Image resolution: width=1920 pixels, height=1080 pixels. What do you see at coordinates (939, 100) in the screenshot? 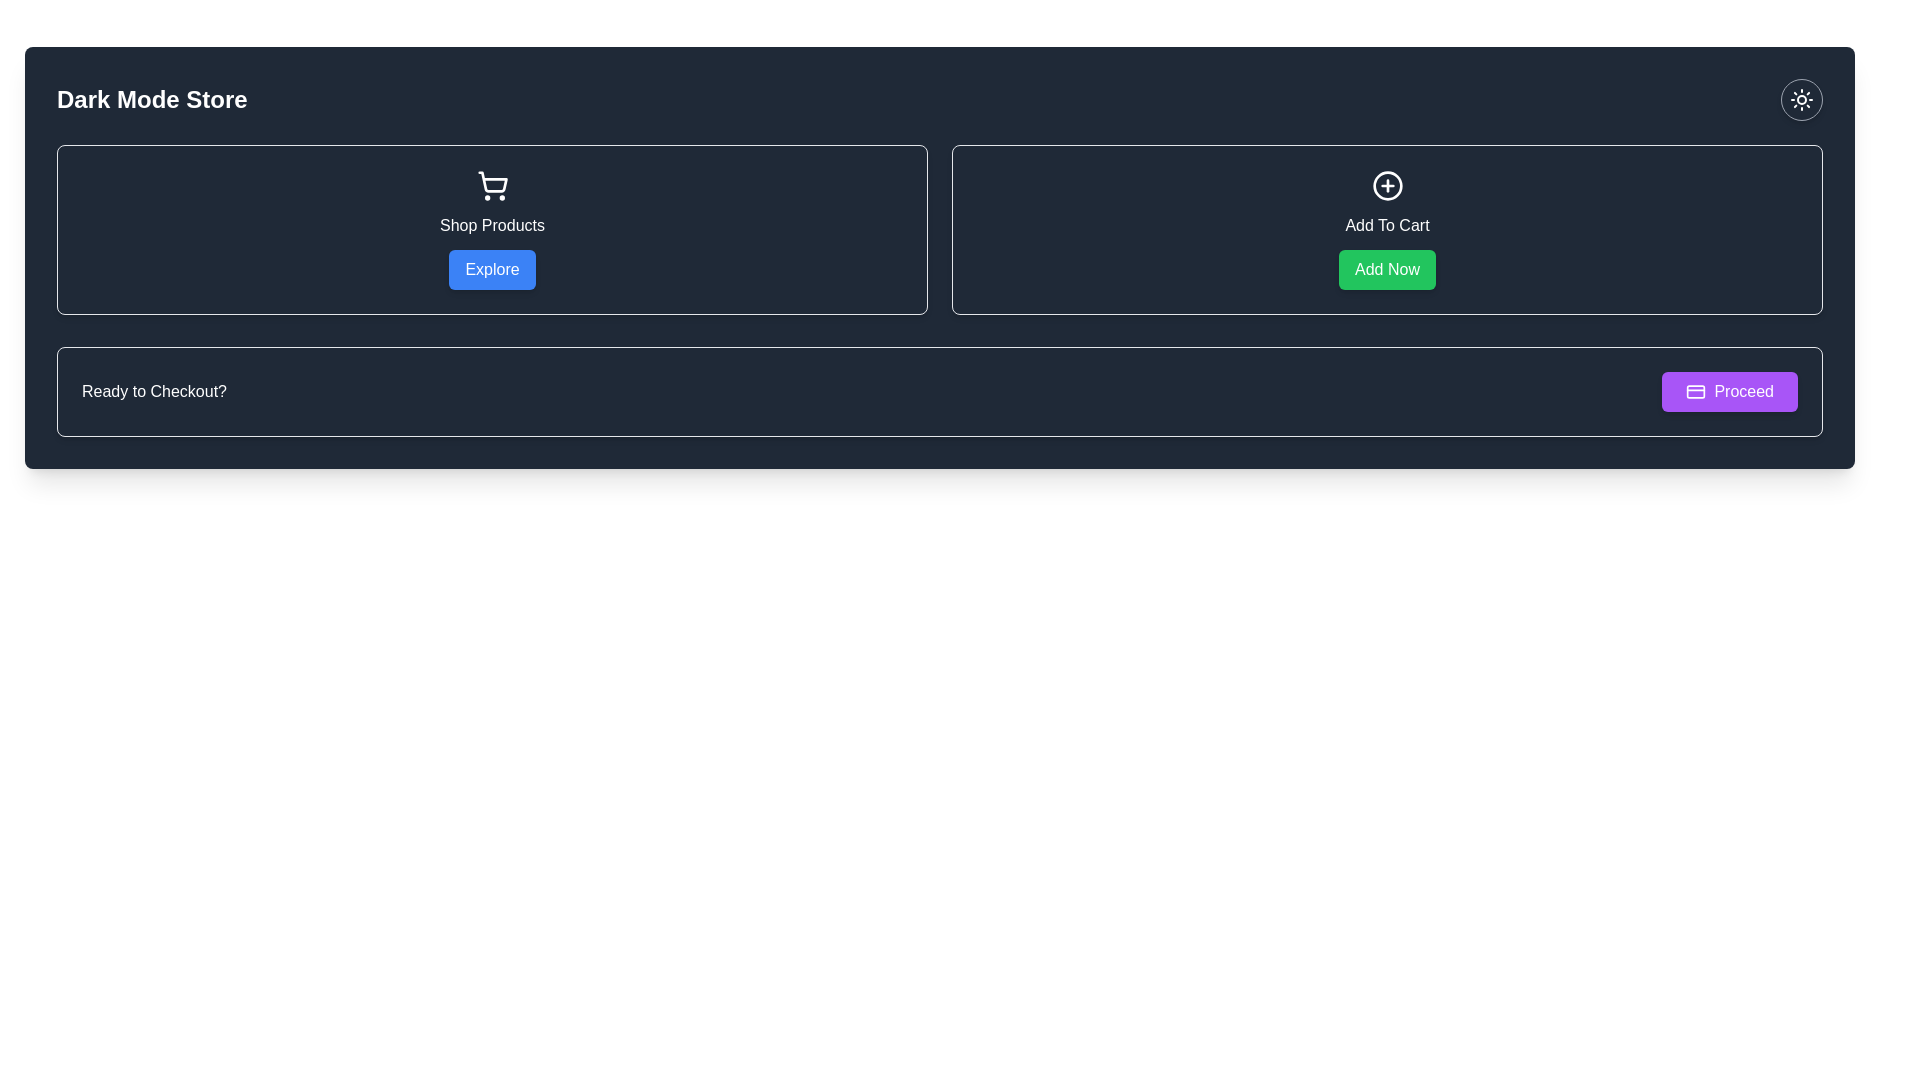
I see `the header section displaying 'Dark Mode Store' for interaction by moving the cursor to the center of this element` at bounding box center [939, 100].